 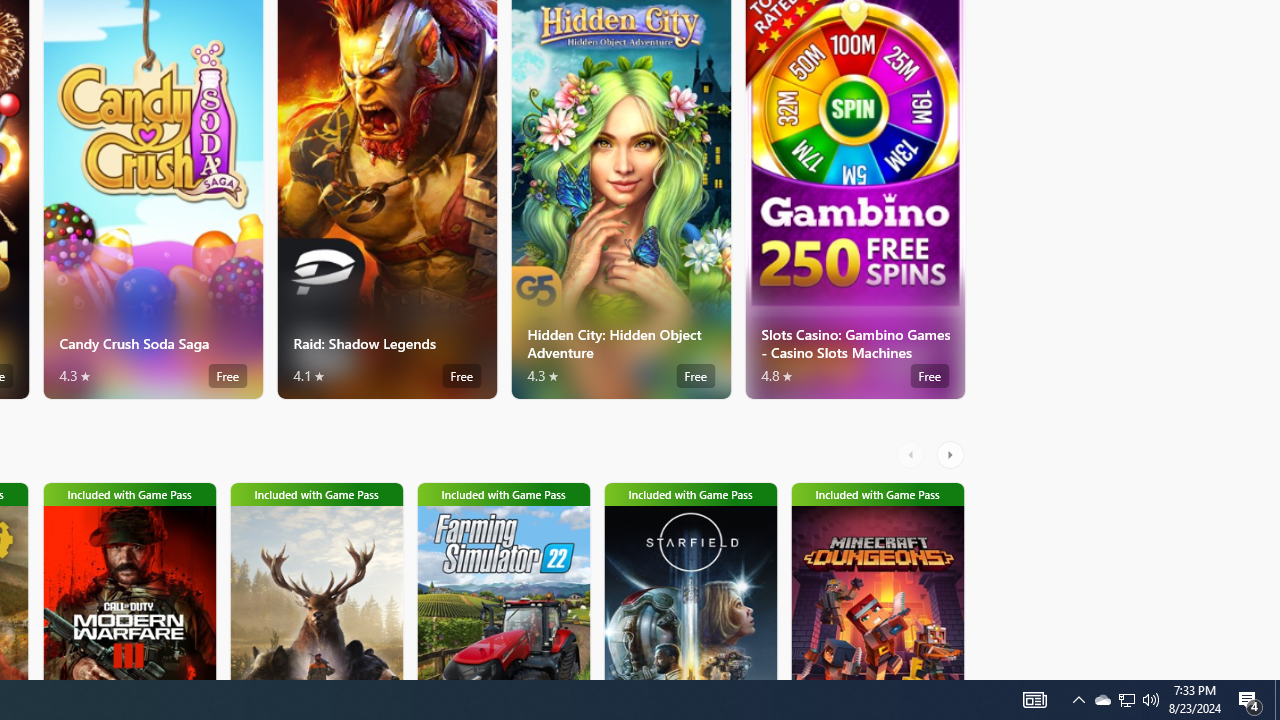 What do you see at coordinates (951, 455) in the screenshot?
I see `'AutomationID: RightScrollButton'` at bounding box center [951, 455].